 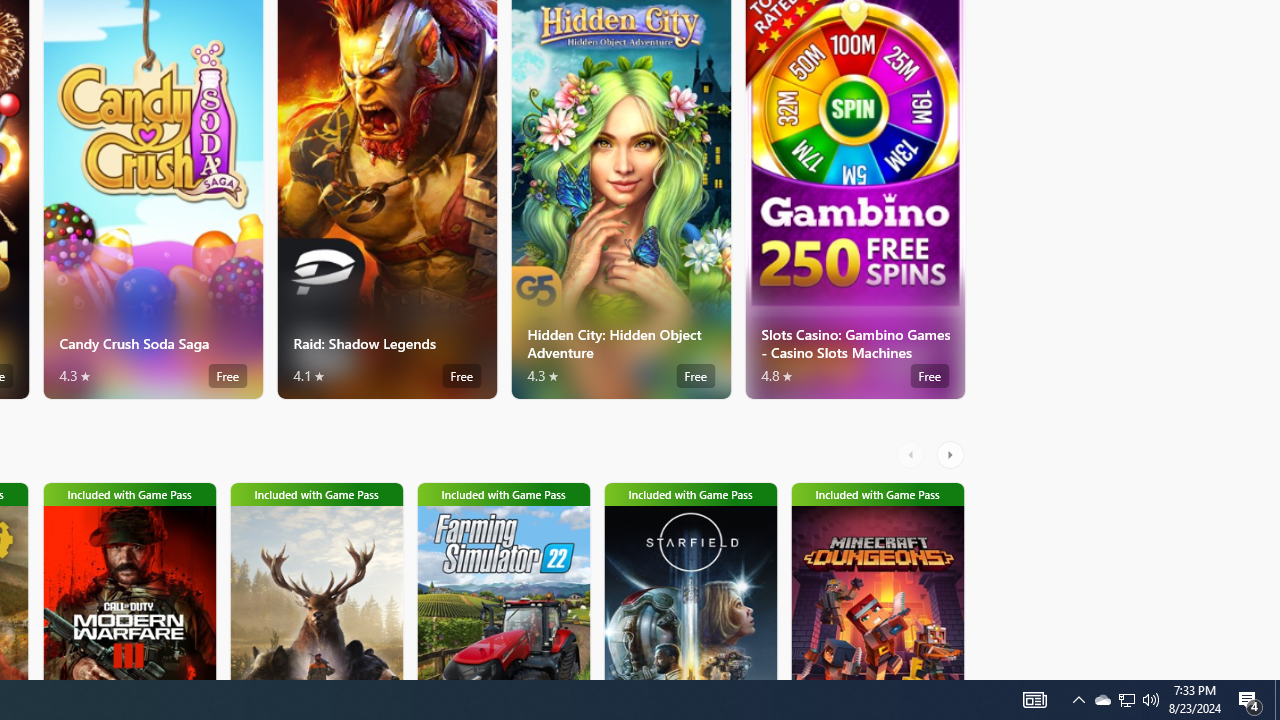 What do you see at coordinates (951, 455) in the screenshot?
I see `'AutomationID: RightScrollButton'` at bounding box center [951, 455].